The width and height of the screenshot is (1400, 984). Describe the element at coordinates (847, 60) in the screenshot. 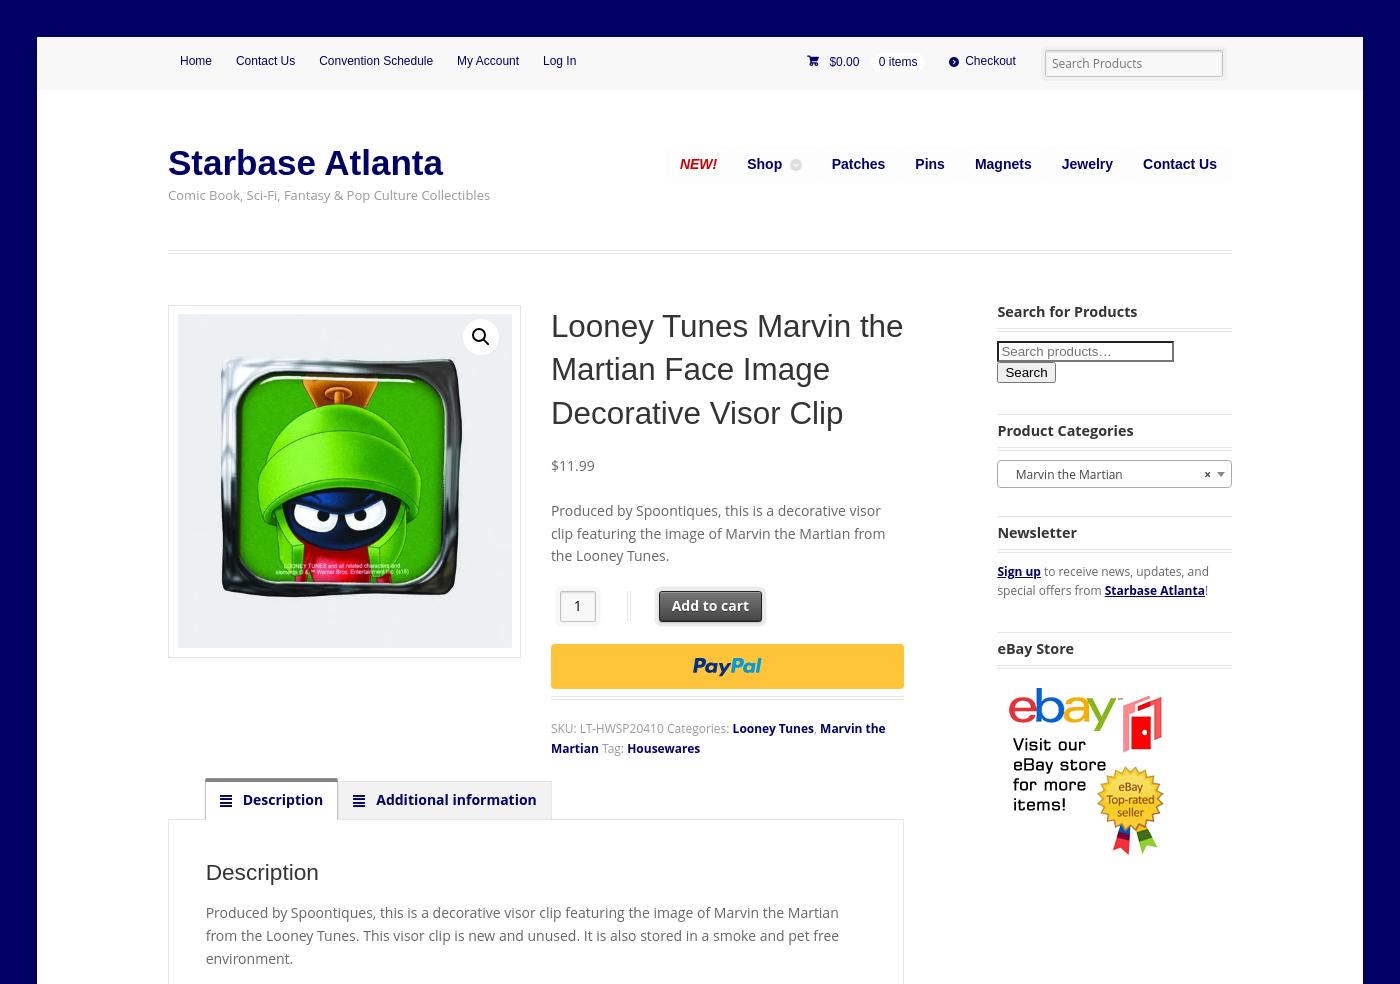

I see `'0.00'` at that location.